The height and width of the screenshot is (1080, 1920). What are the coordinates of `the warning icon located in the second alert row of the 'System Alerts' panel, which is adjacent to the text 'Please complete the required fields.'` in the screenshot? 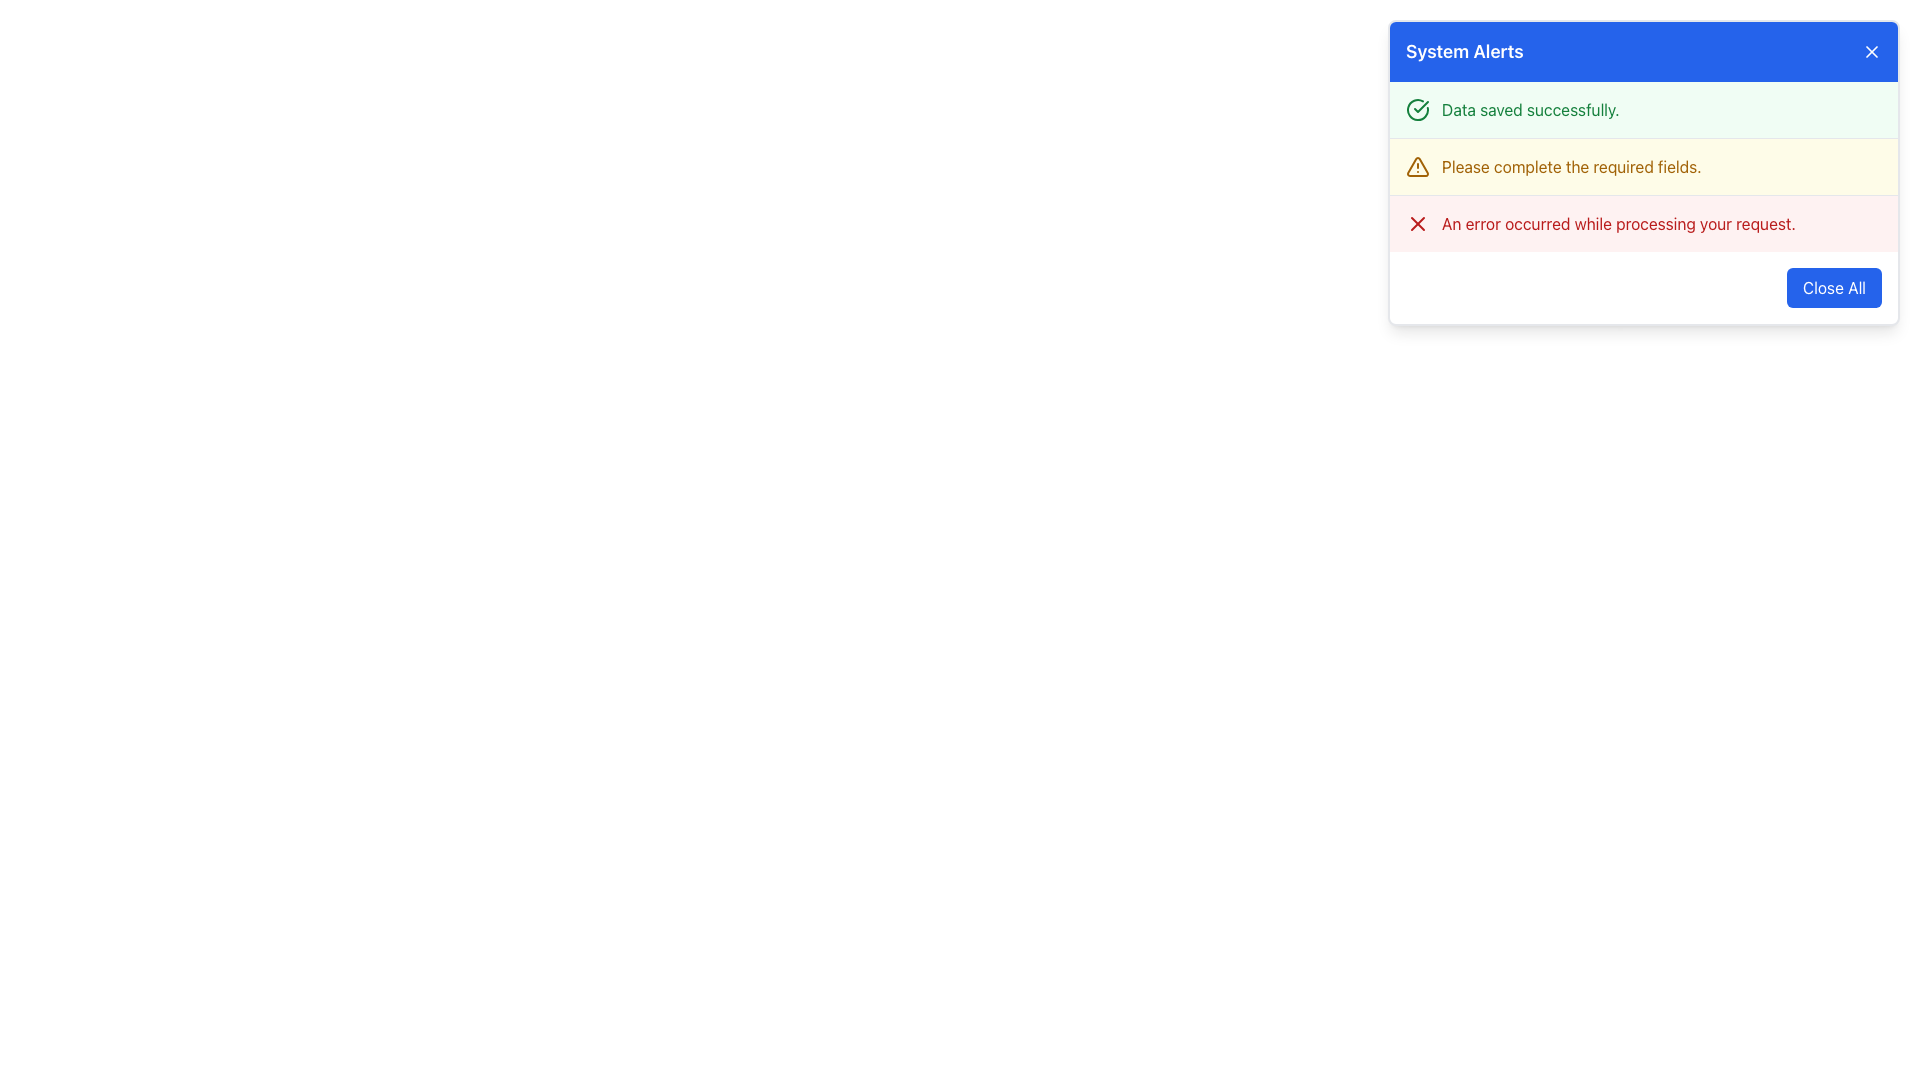 It's located at (1416, 165).